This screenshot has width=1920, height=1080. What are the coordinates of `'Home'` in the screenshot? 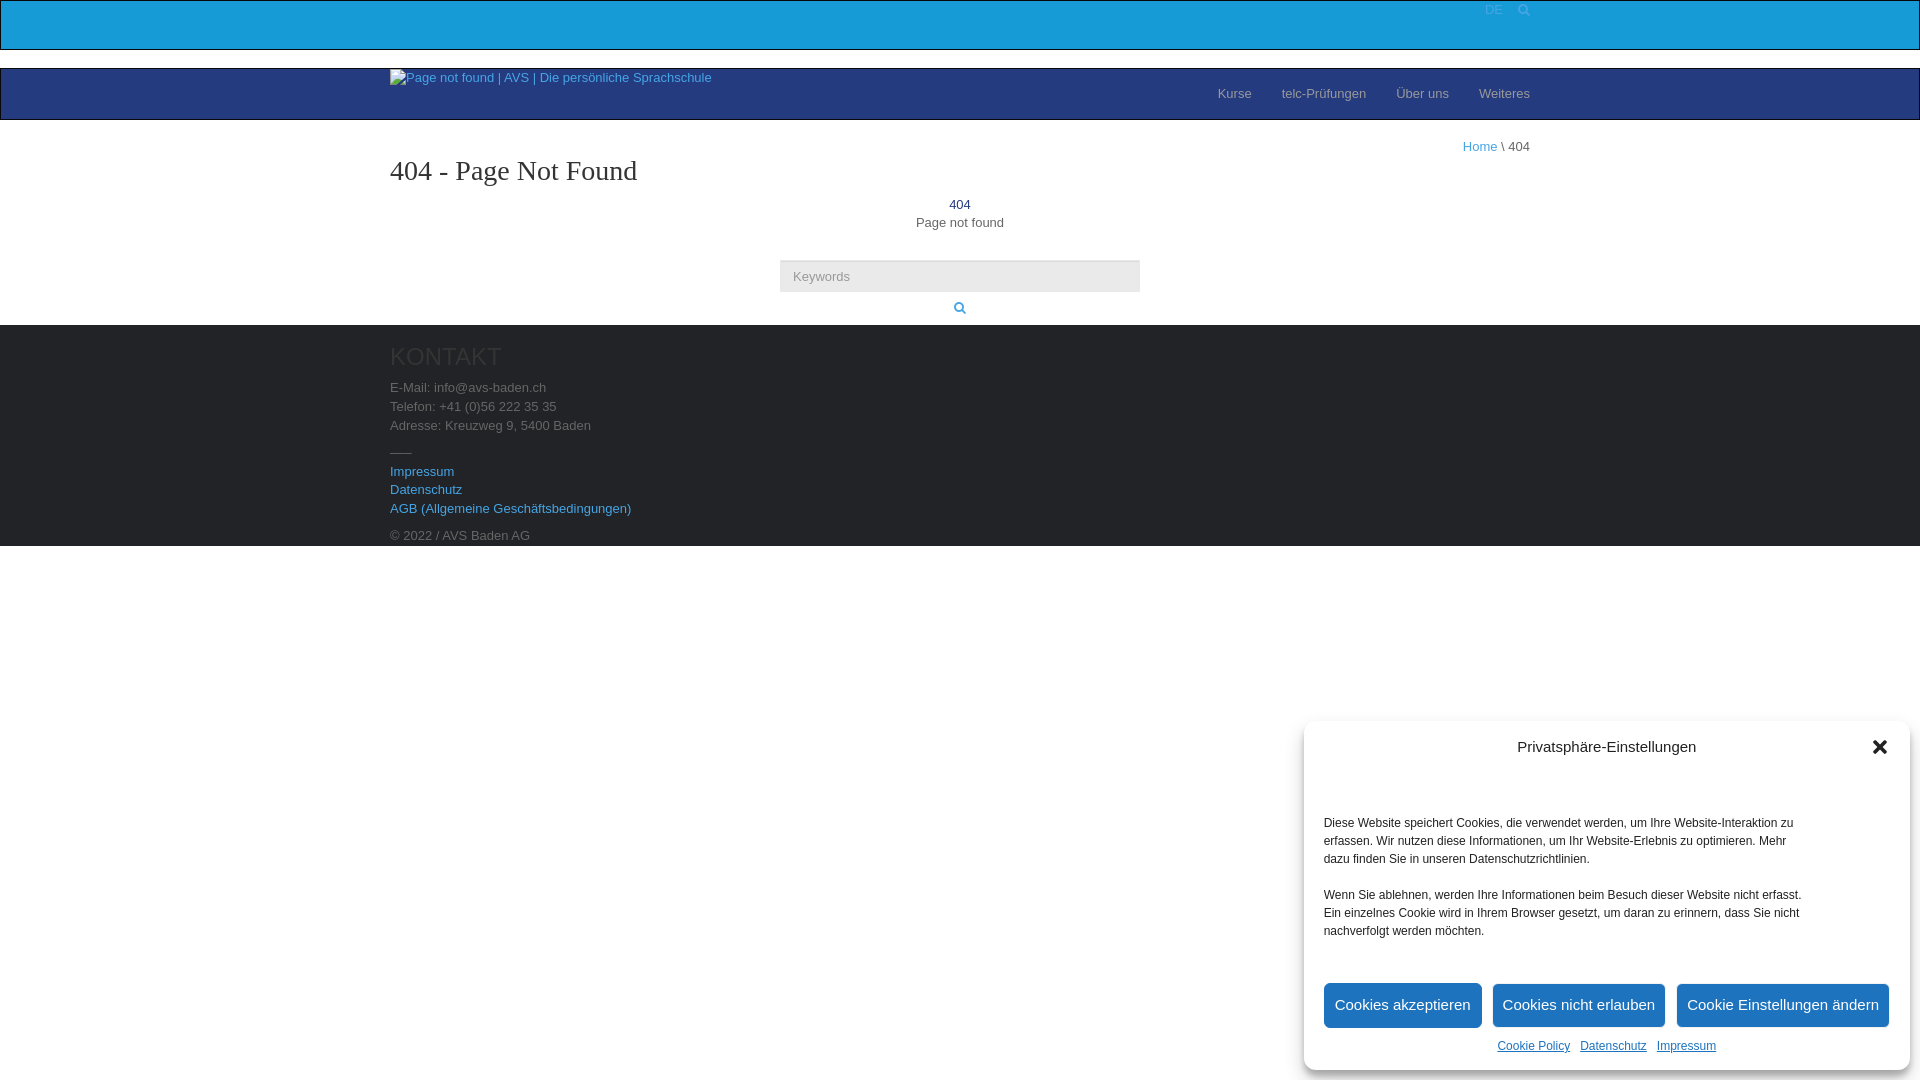 It's located at (1480, 145).